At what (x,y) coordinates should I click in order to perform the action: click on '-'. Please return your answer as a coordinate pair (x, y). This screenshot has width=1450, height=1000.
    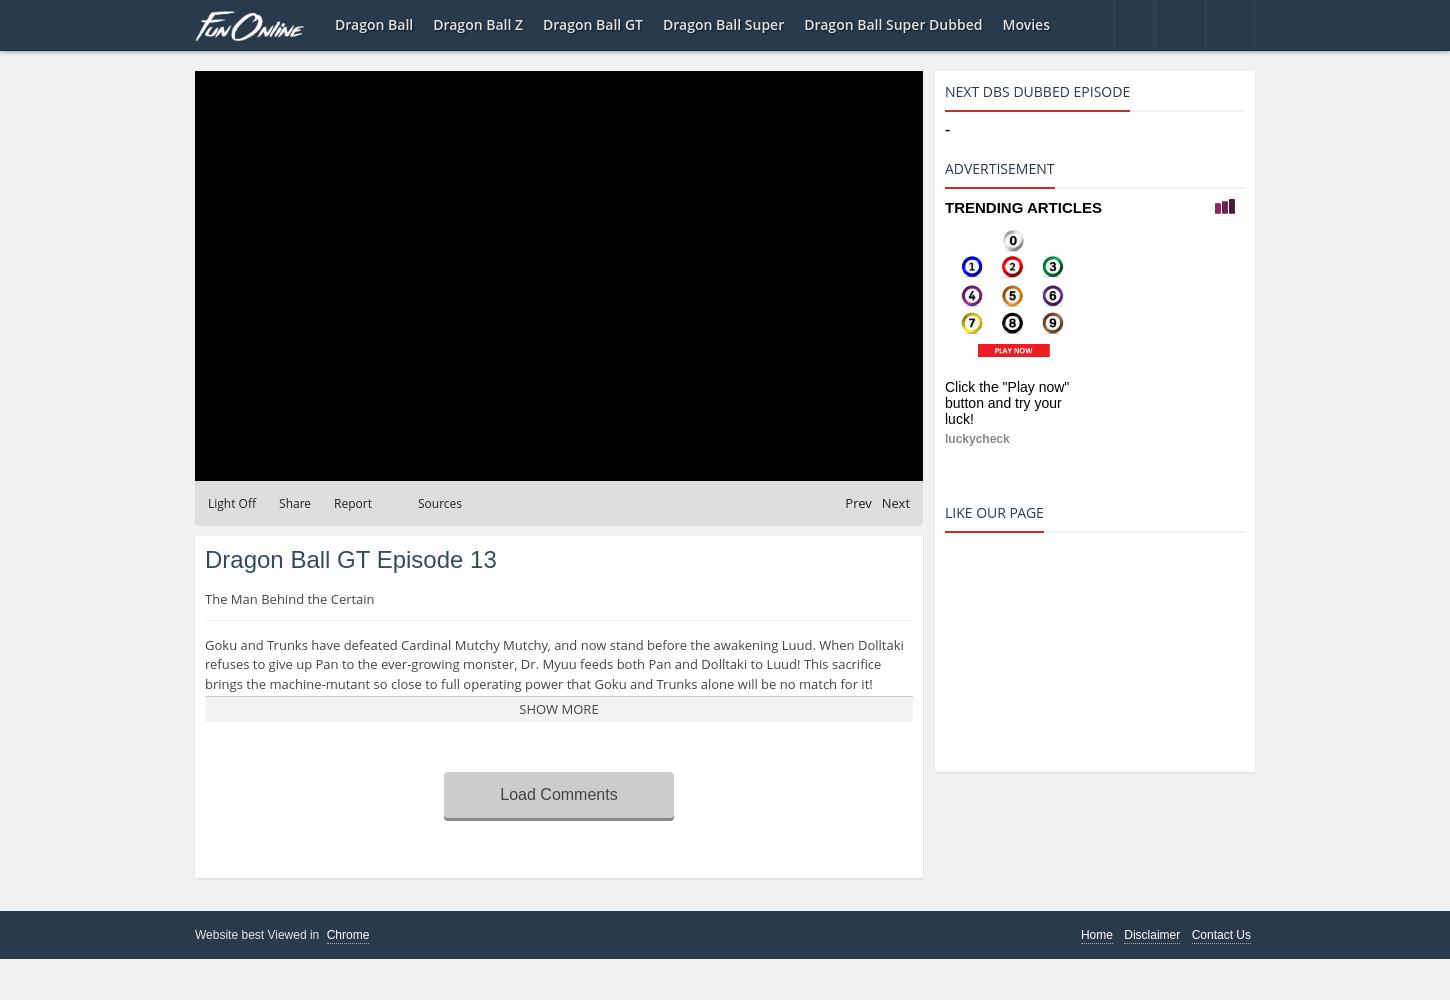
    Looking at the image, I should click on (946, 129).